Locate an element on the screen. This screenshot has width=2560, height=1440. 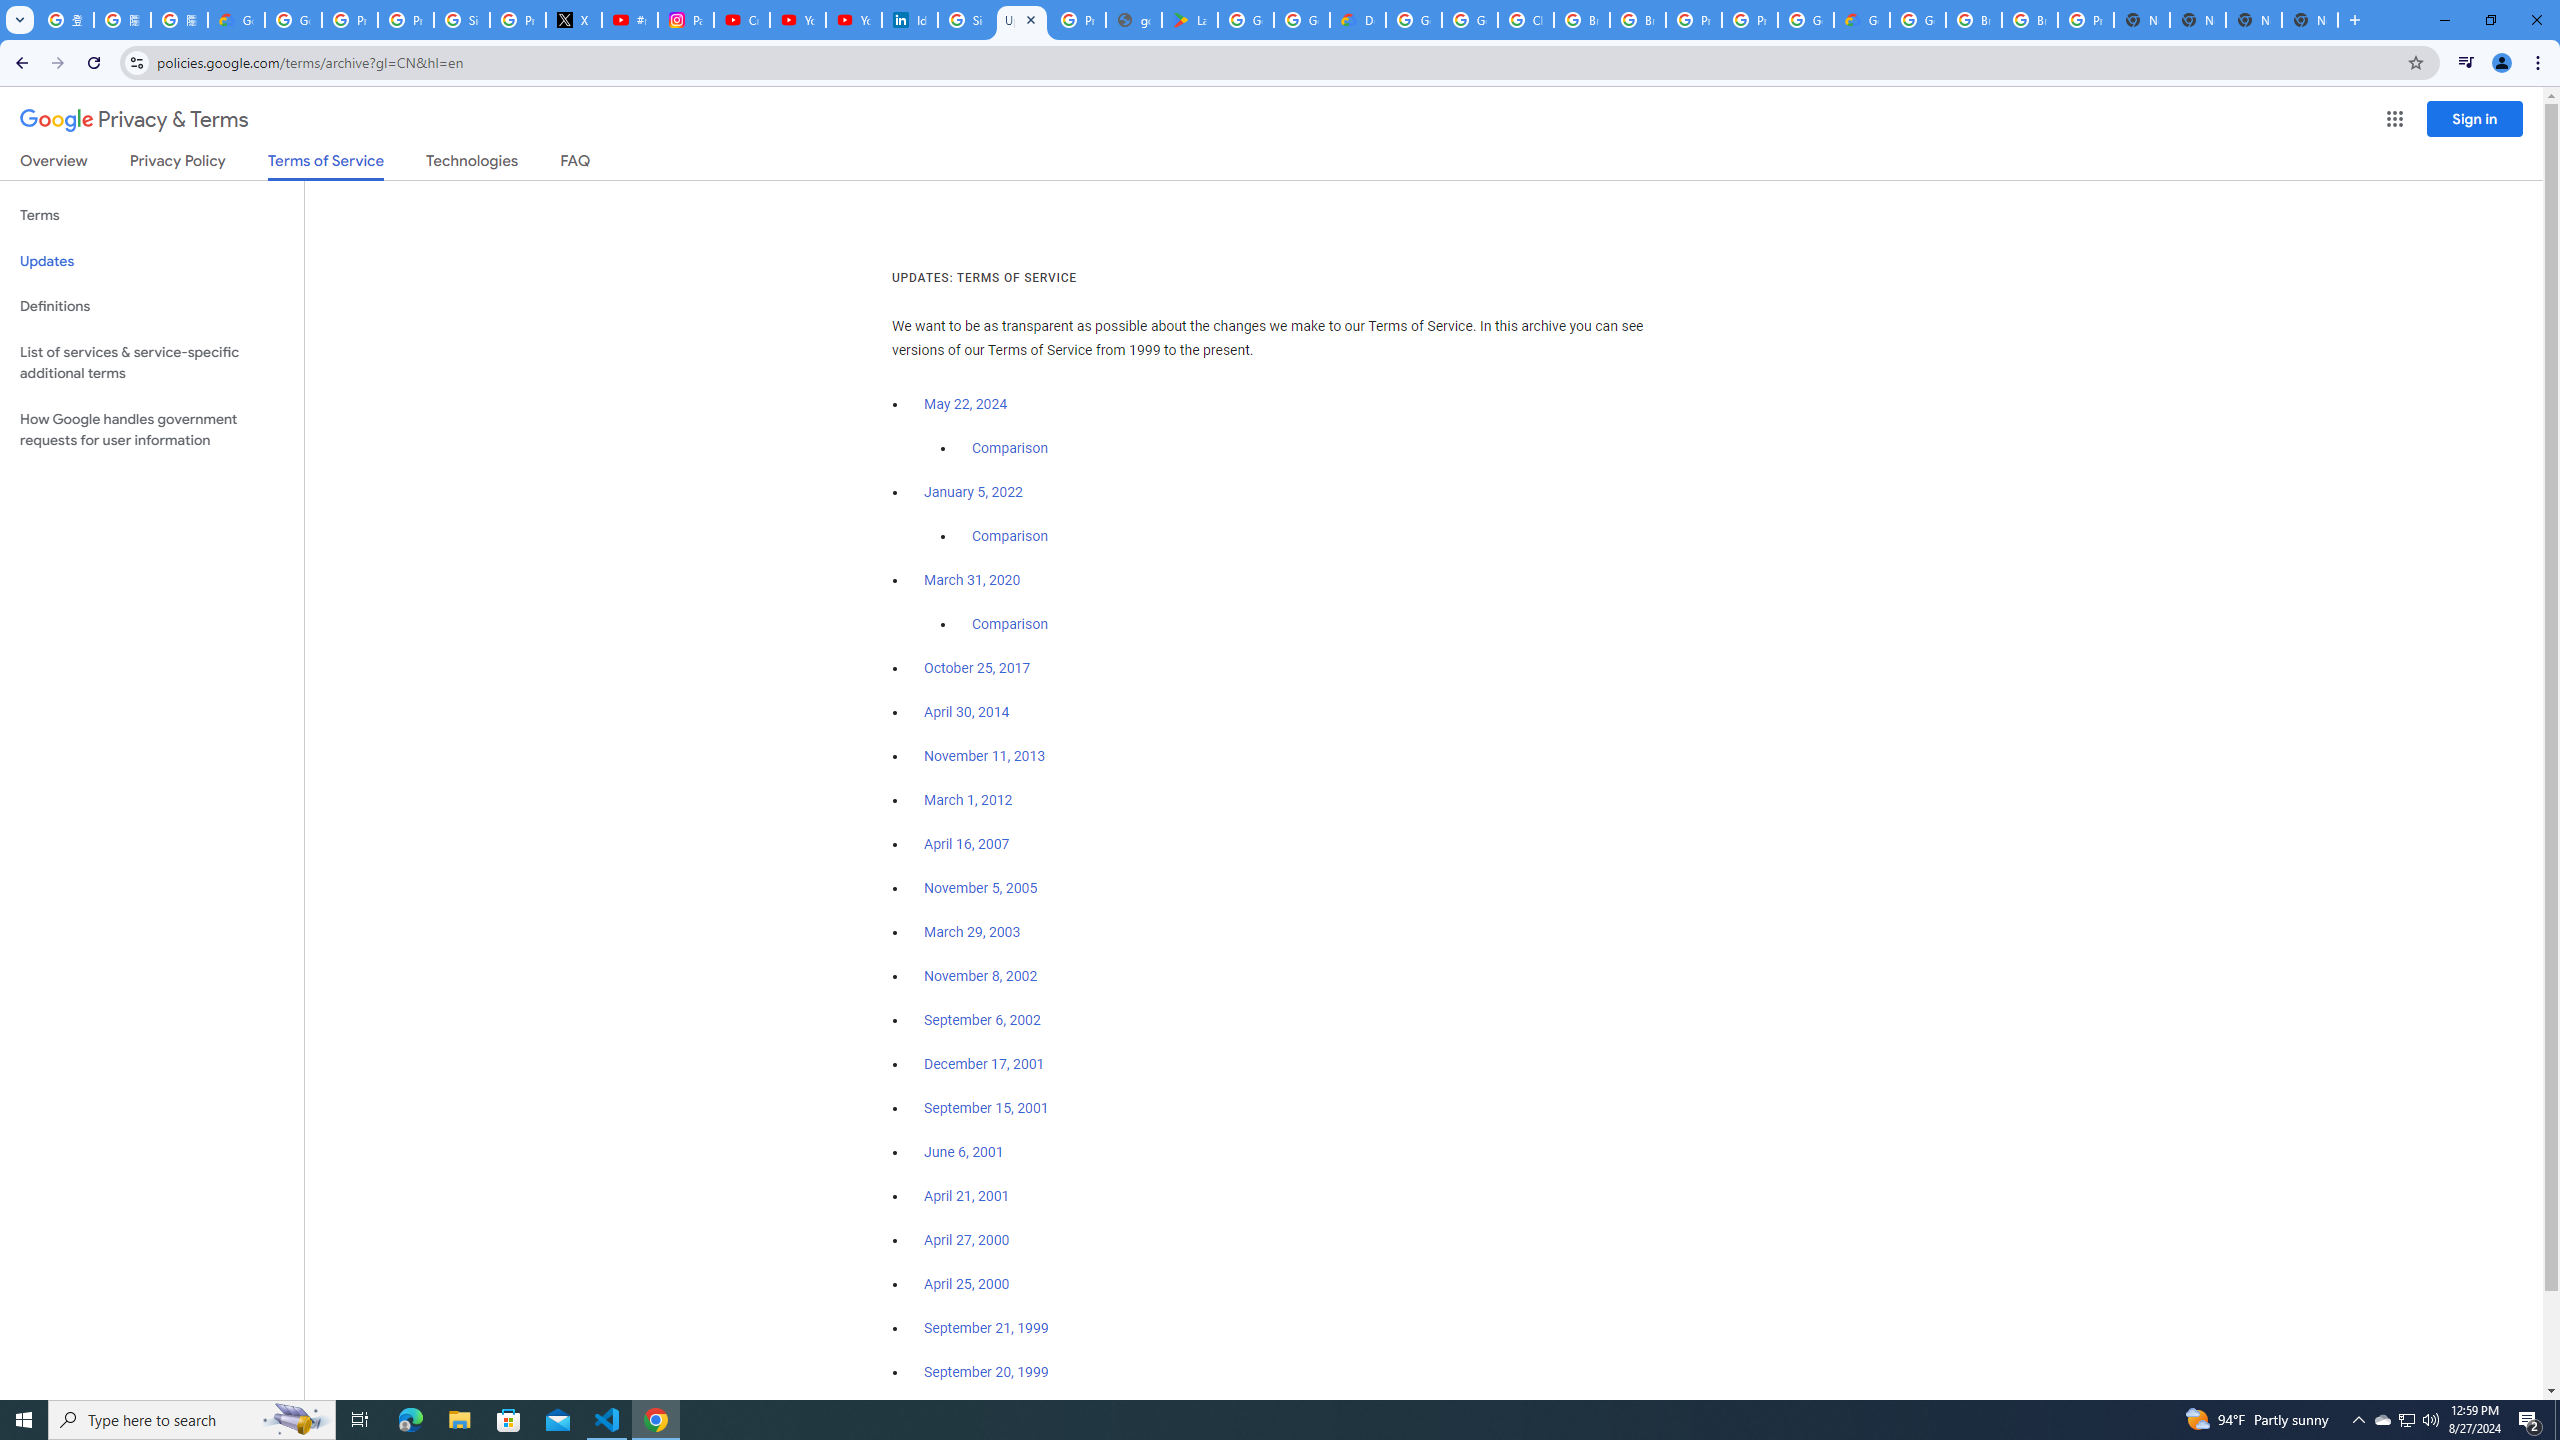
'November 8, 2002' is located at coordinates (979, 976).